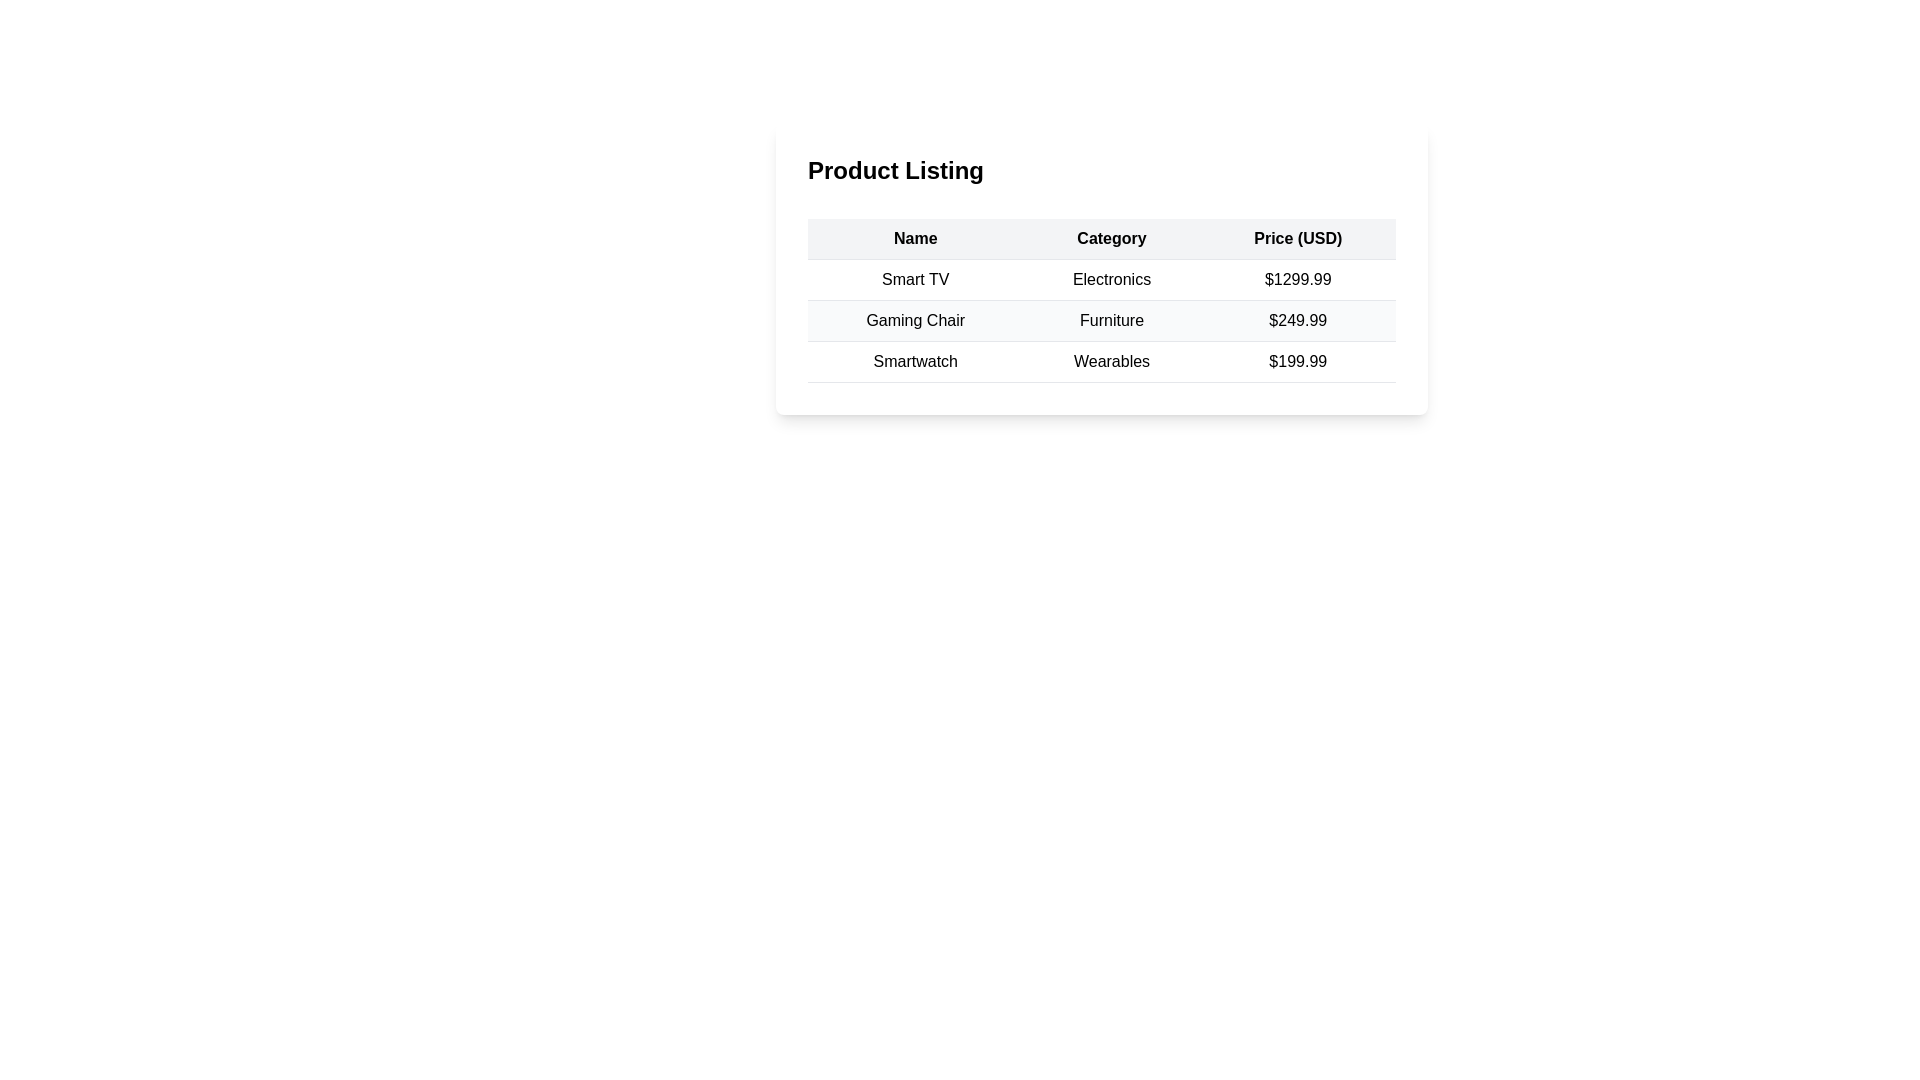 The image size is (1920, 1080). What do you see at coordinates (1298, 238) in the screenshot?
I see `the 'Price (USD)' header text label in the table, which is located in the third column of the header row, providing context for the values listed below` at bounding box center [1298, 238].